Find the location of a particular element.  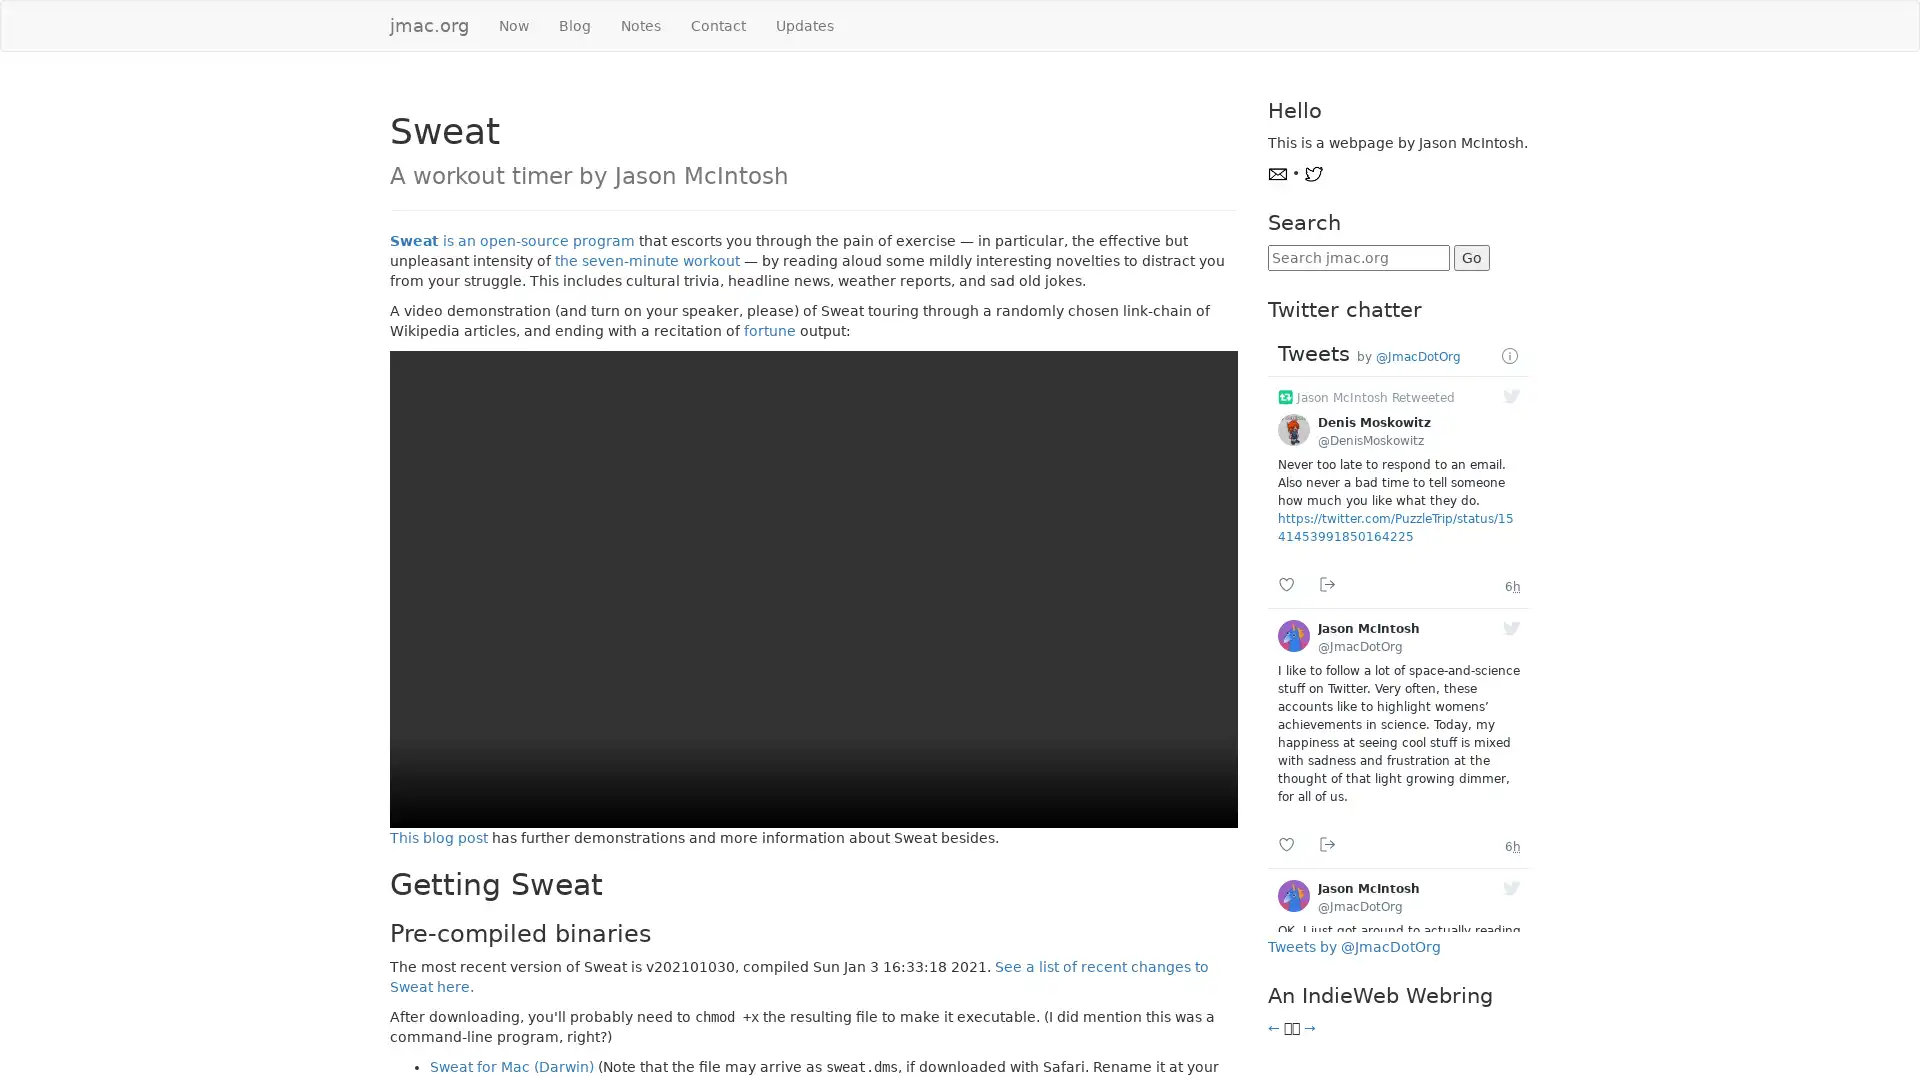

show more media controls is located at coordinates (1212, 778).